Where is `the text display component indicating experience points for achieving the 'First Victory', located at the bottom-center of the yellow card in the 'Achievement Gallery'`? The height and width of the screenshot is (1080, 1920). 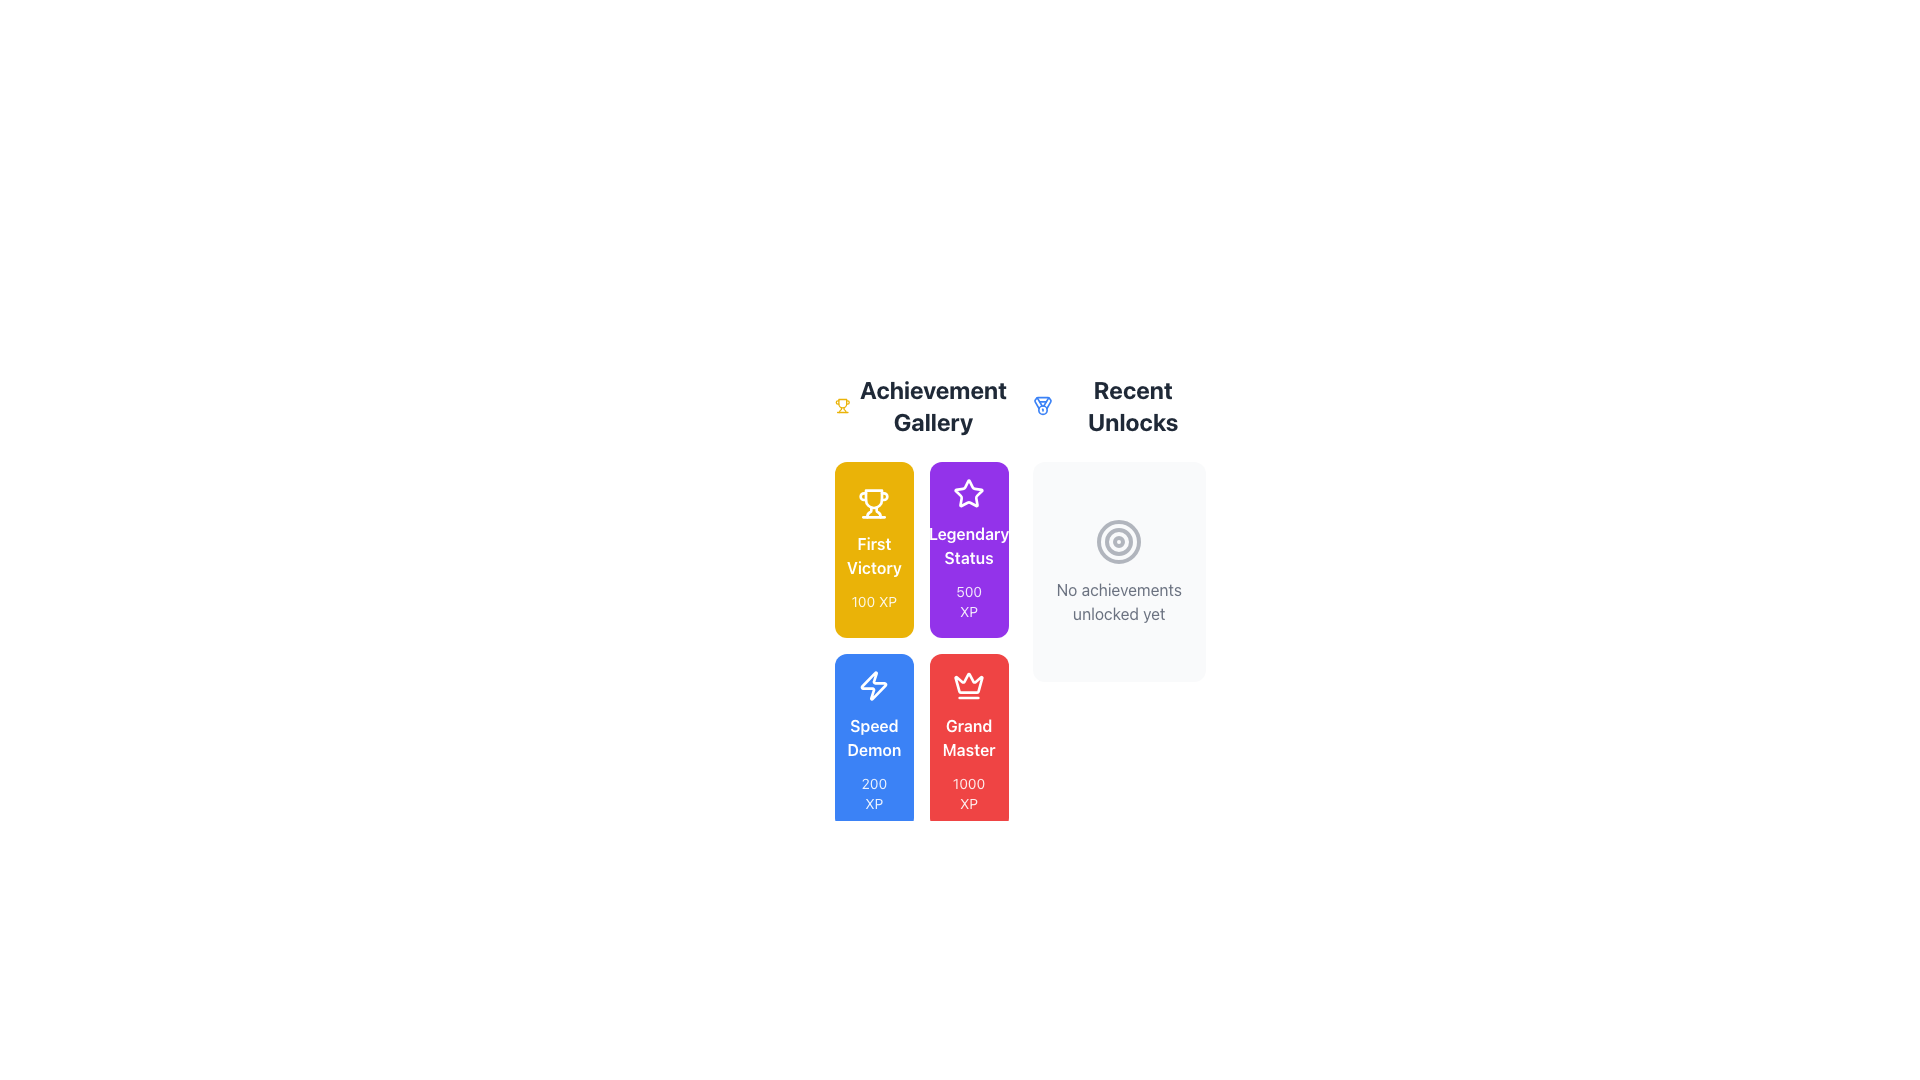
the text display component indicating experience points for achieving the 'First Victory', located at the bottom-center of the yellow card in the 'Achievement Gallery' is located at coordinates (874, 600).